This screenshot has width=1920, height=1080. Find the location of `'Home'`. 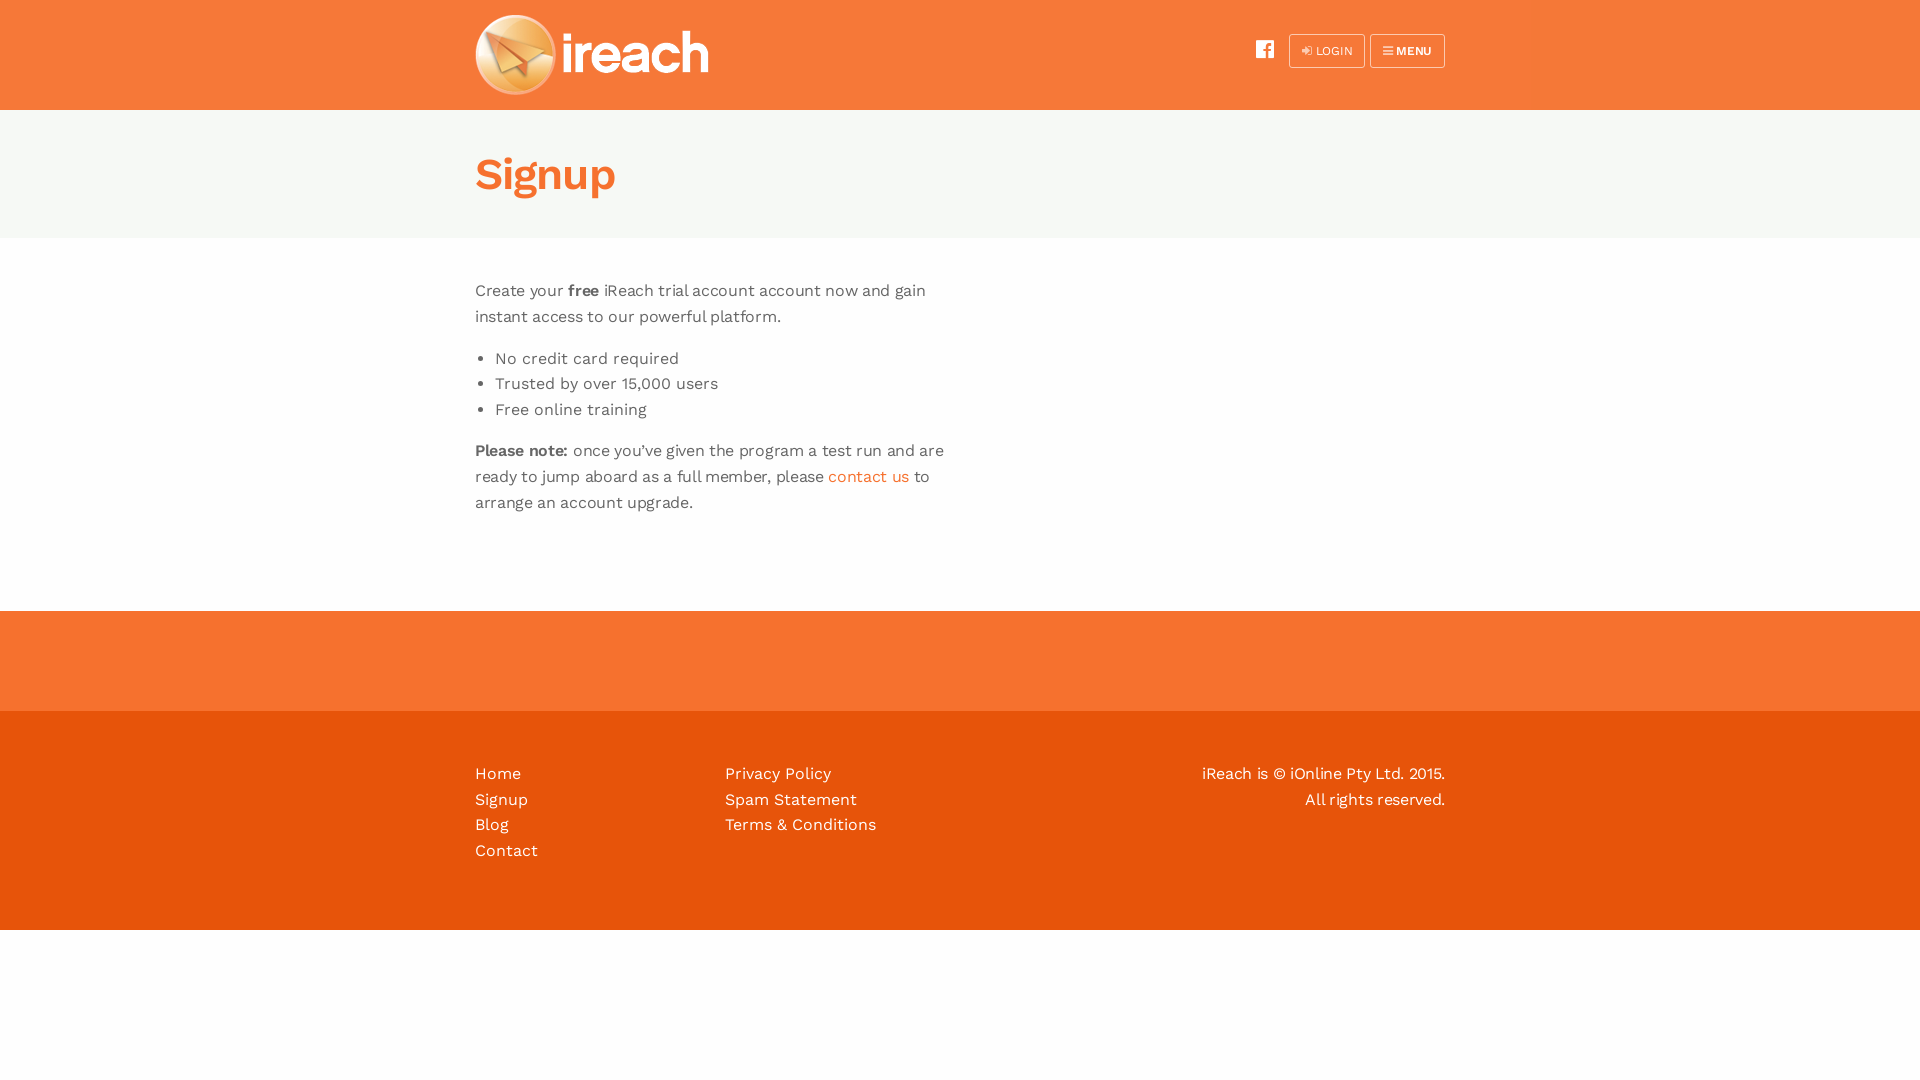

'Home' is located at coordinates (498, 772).